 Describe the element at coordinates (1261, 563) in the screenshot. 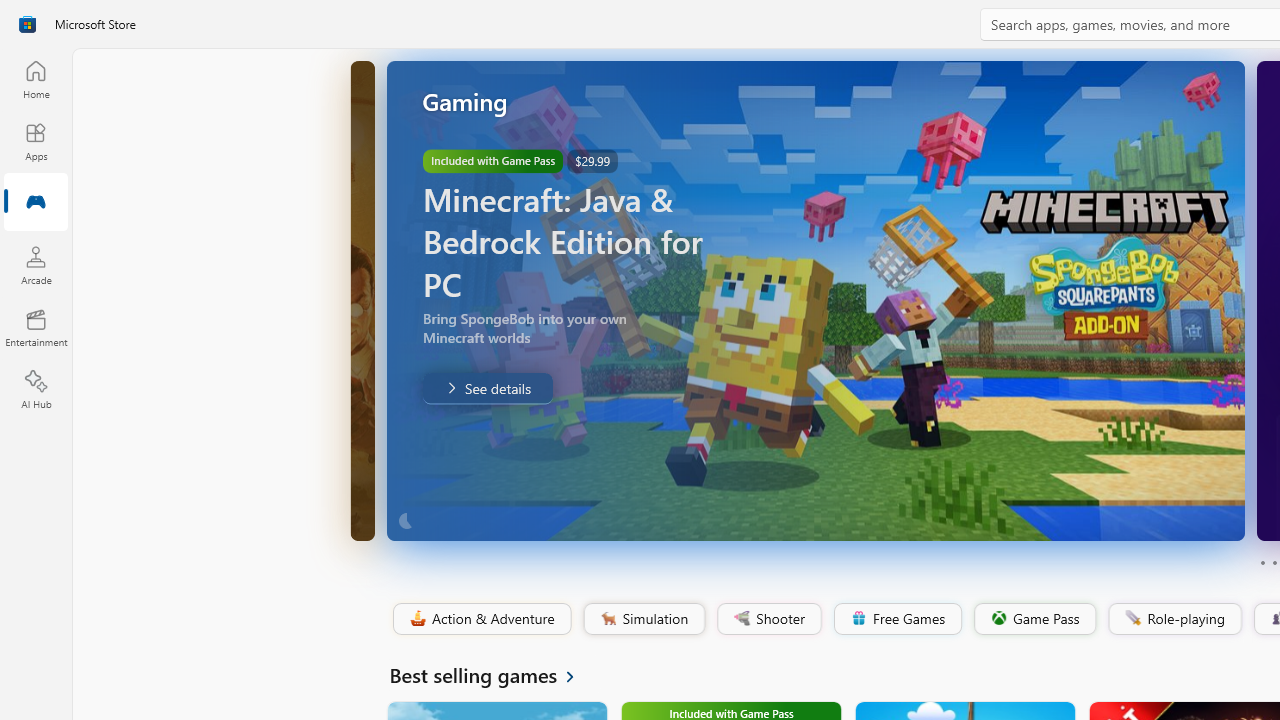

I see `'Page 1'` at that location.